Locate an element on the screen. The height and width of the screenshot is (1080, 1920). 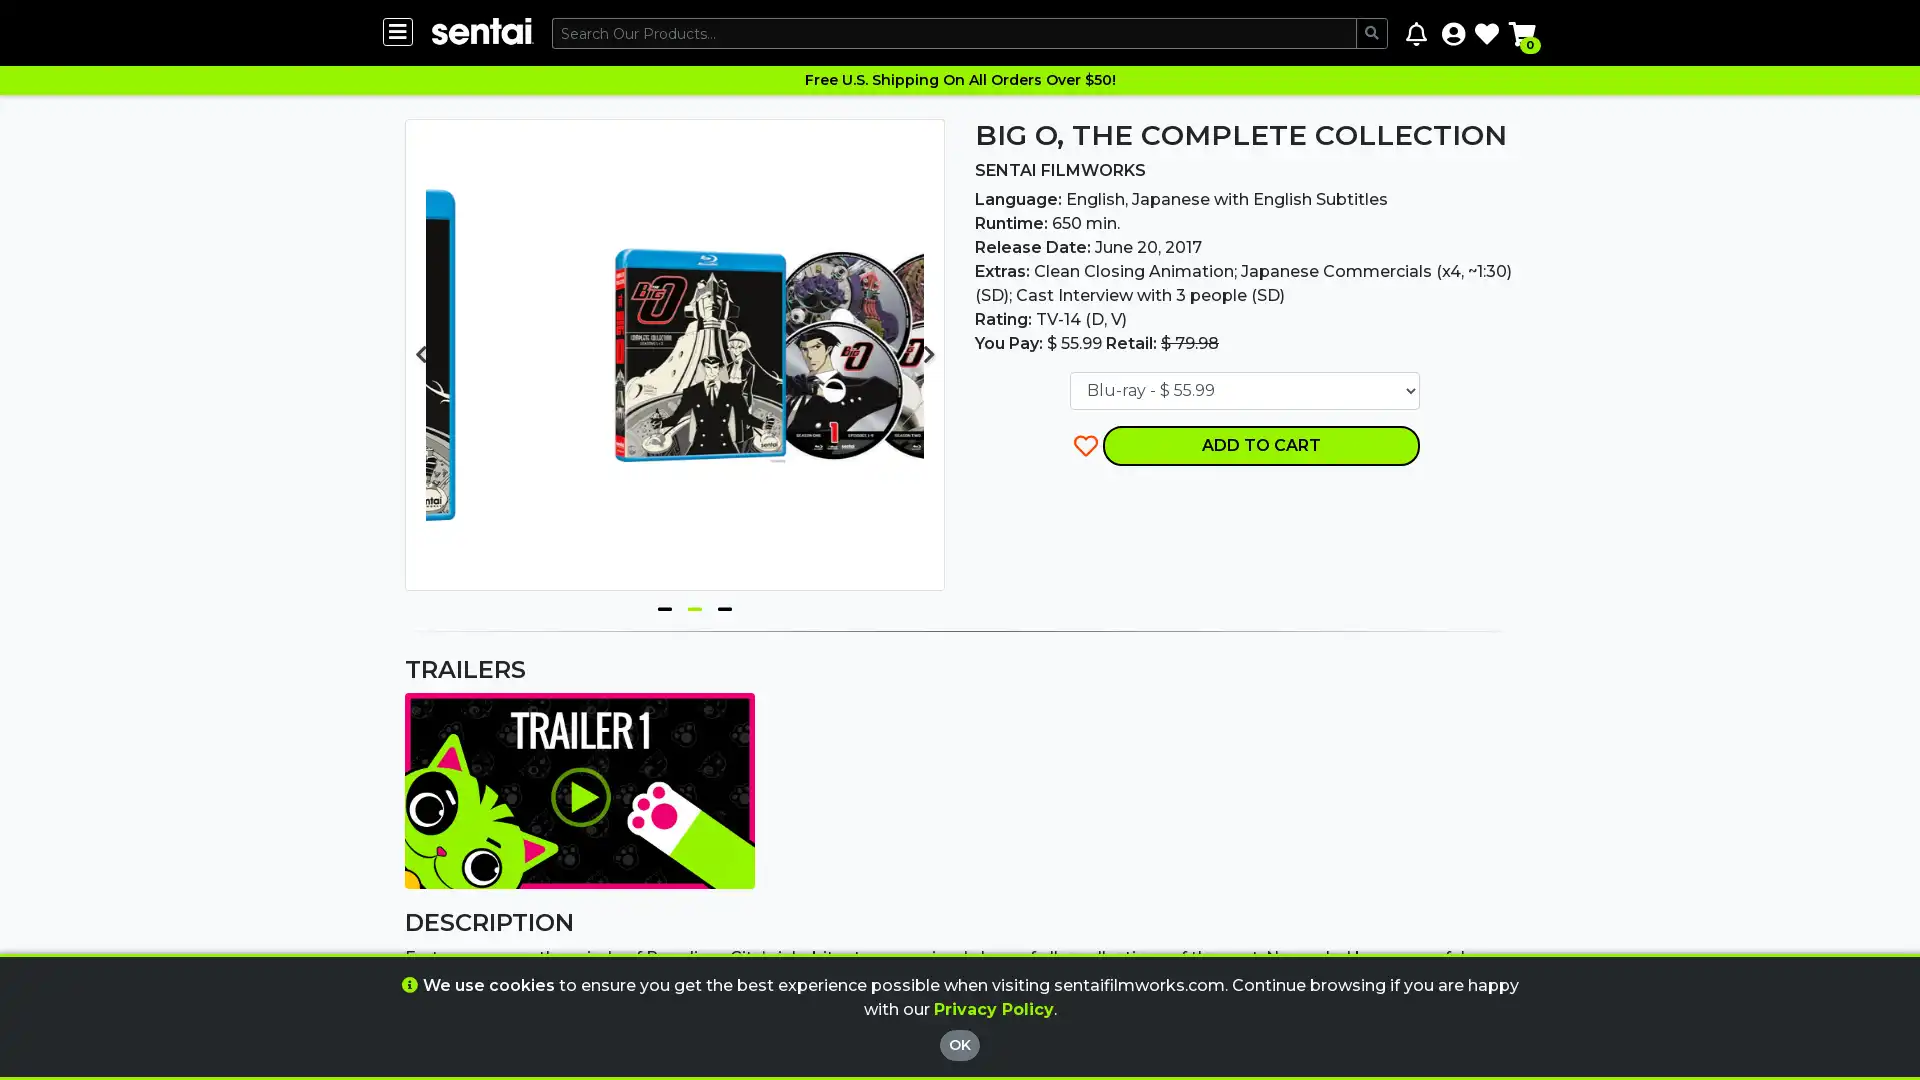
Previous is located at coordinates (420, 353).